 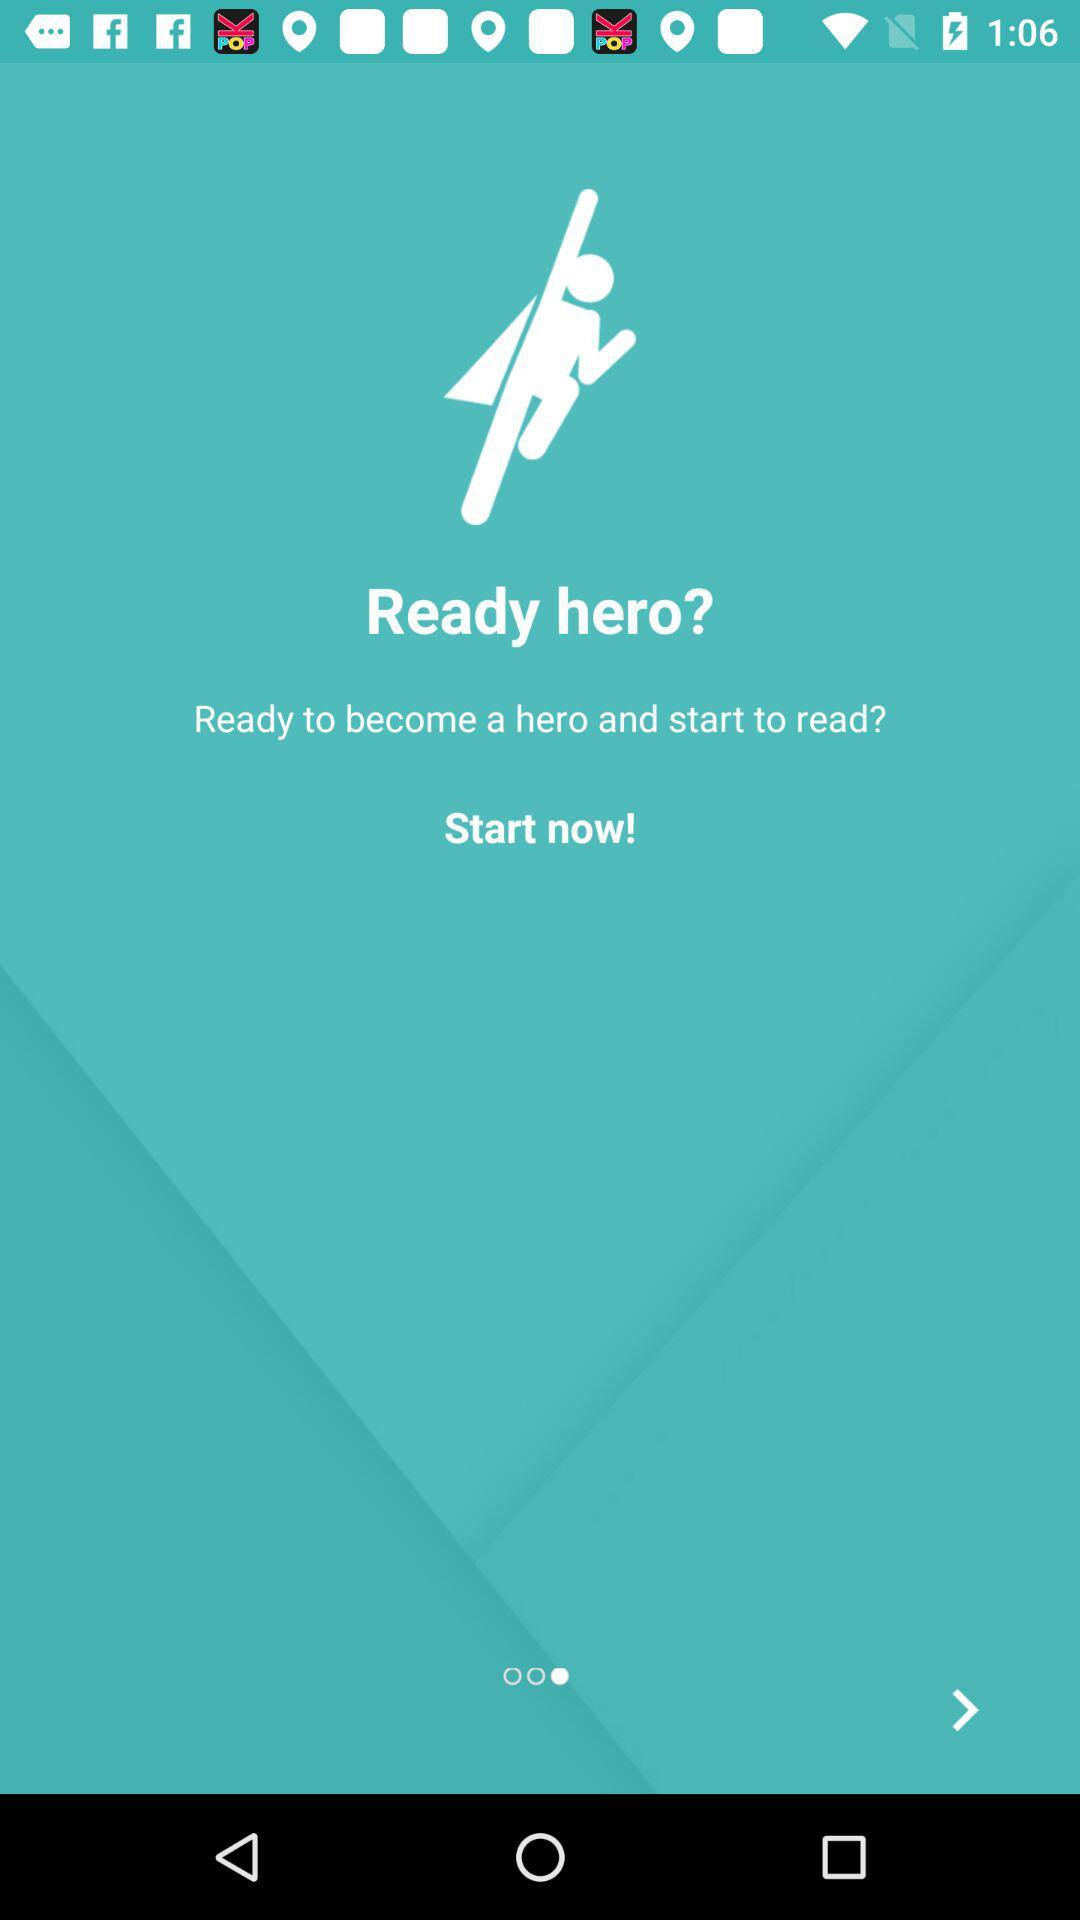 I want to click on the next page, so click(x=963, y=1708).